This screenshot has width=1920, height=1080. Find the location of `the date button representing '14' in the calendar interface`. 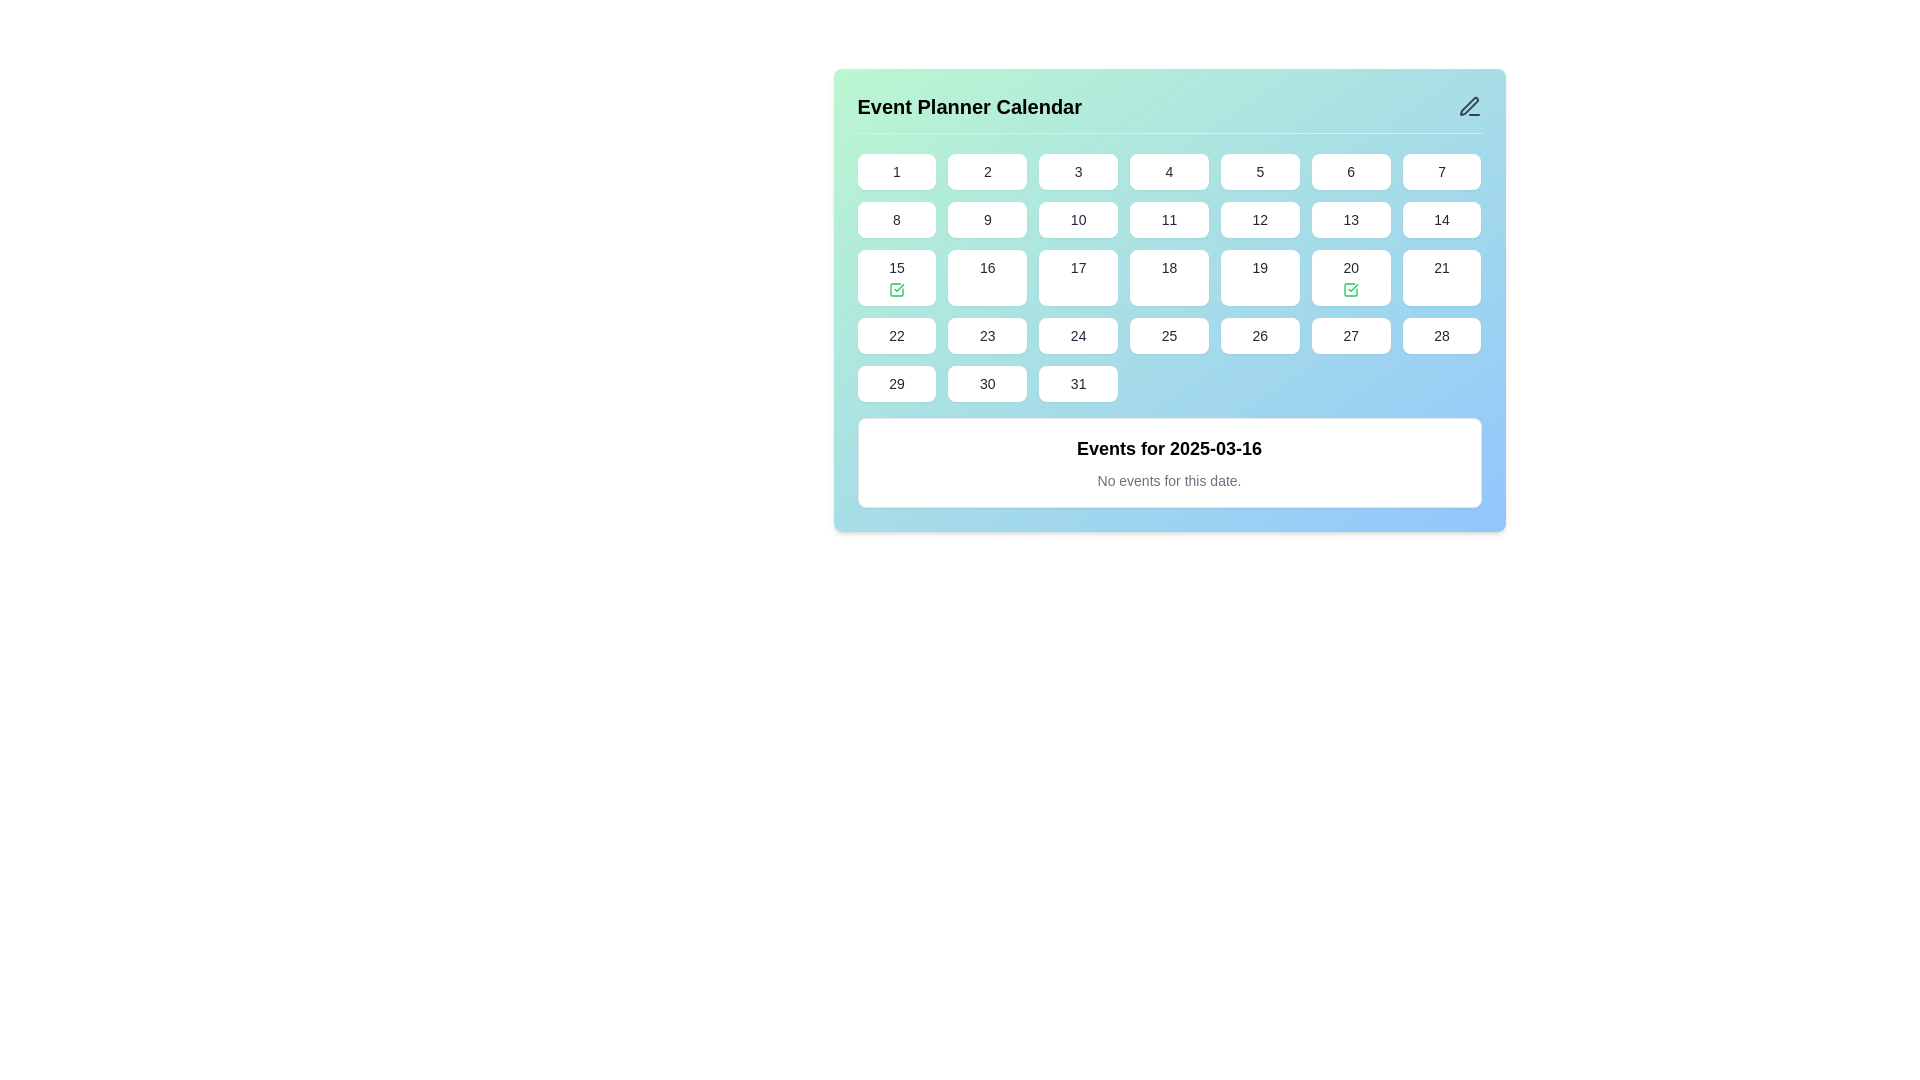

the date button representing '14' in the calendar interface is located at coordinates (1442, 219).